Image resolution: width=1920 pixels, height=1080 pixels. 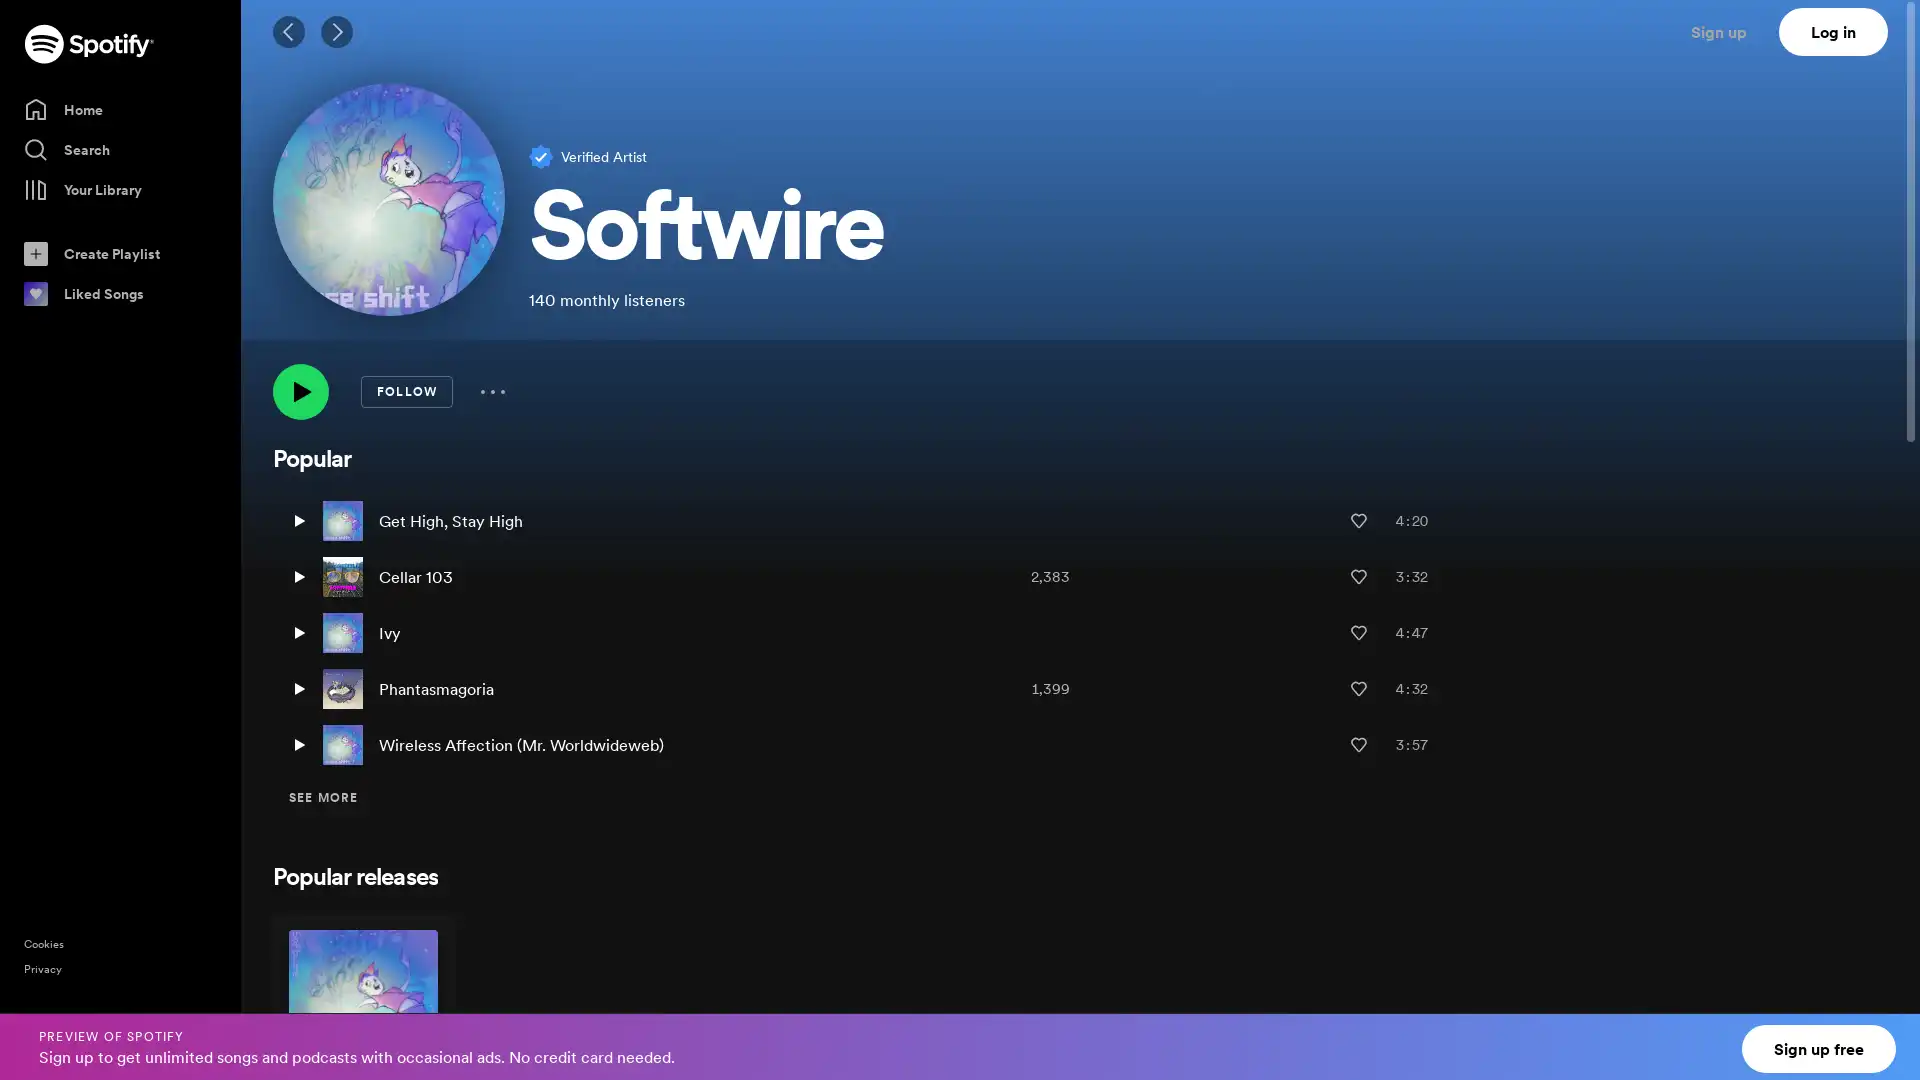 I want to click on Sign up, so click(x=1730, y=31).